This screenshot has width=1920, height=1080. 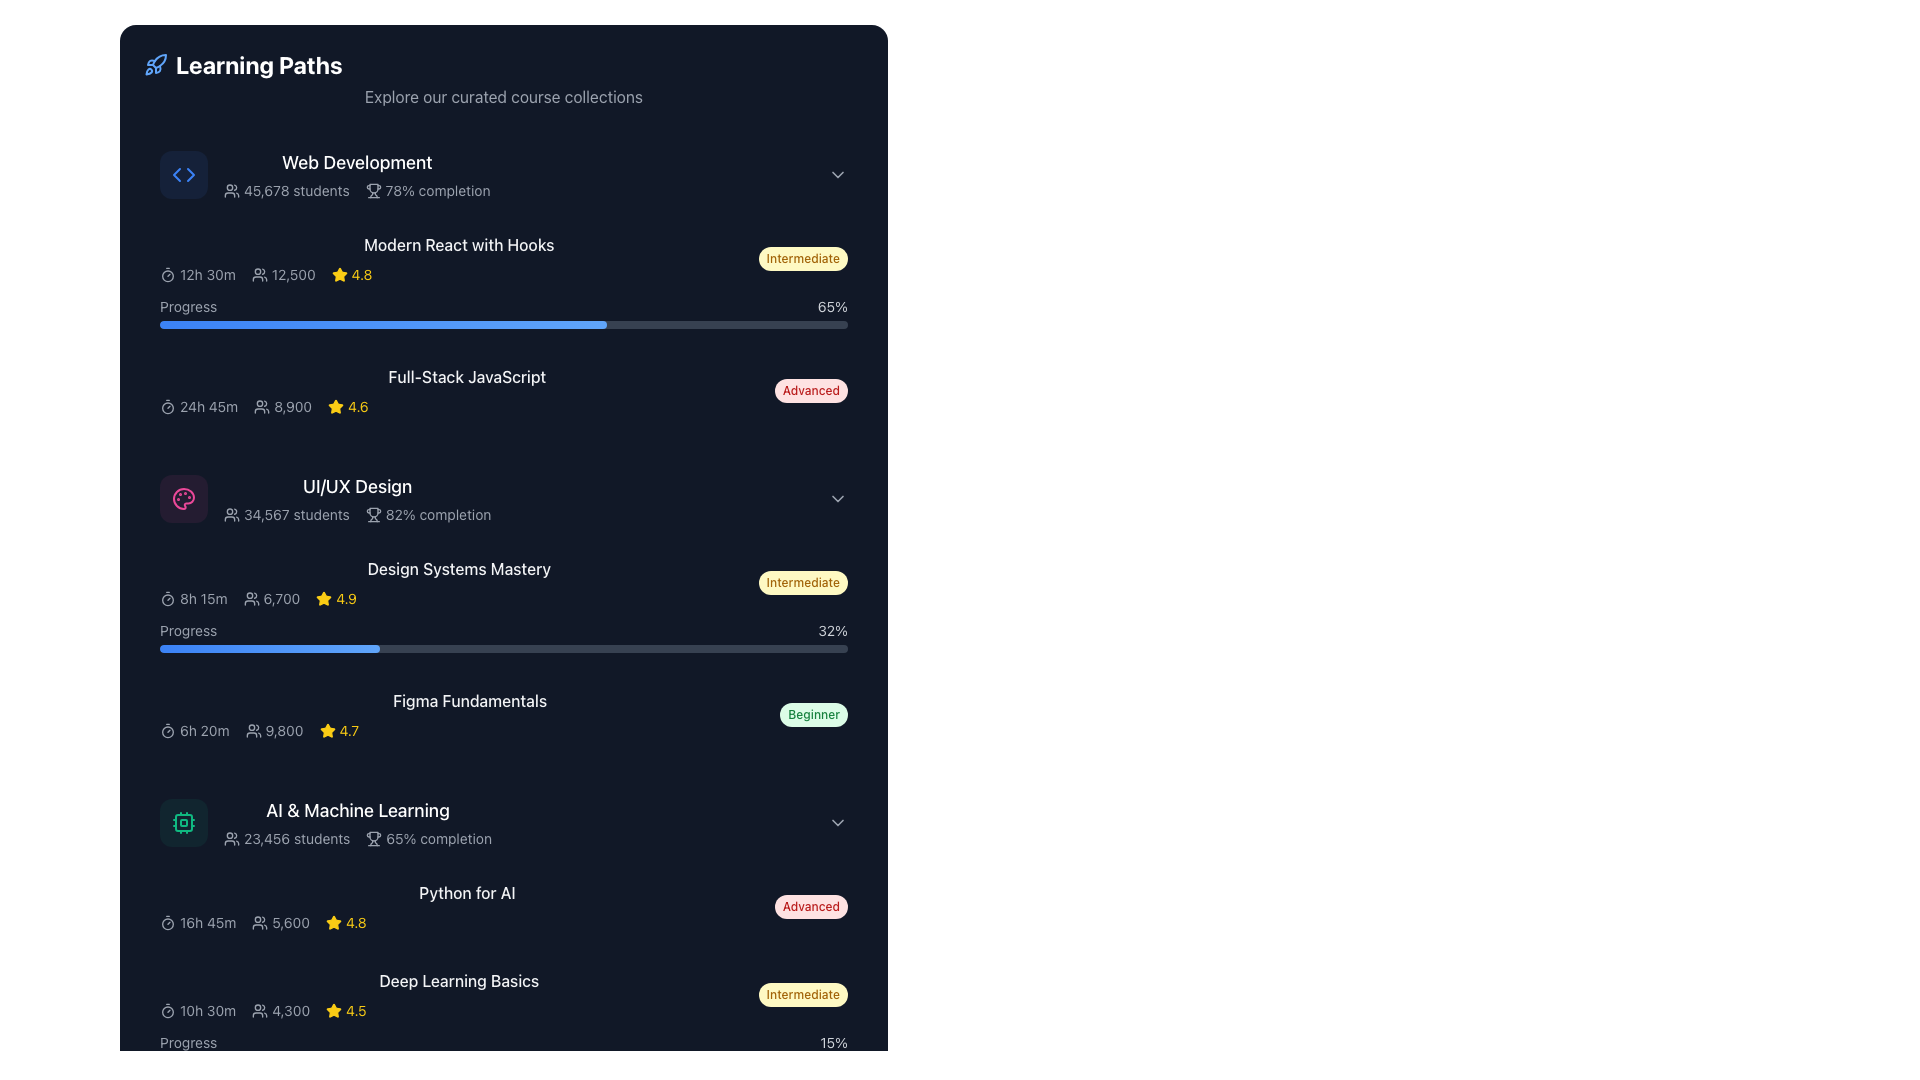 I want to click on the text label that serves as the title of the 'Design Systems Mastery' course for identification purposes, so click(x=458, y=569).